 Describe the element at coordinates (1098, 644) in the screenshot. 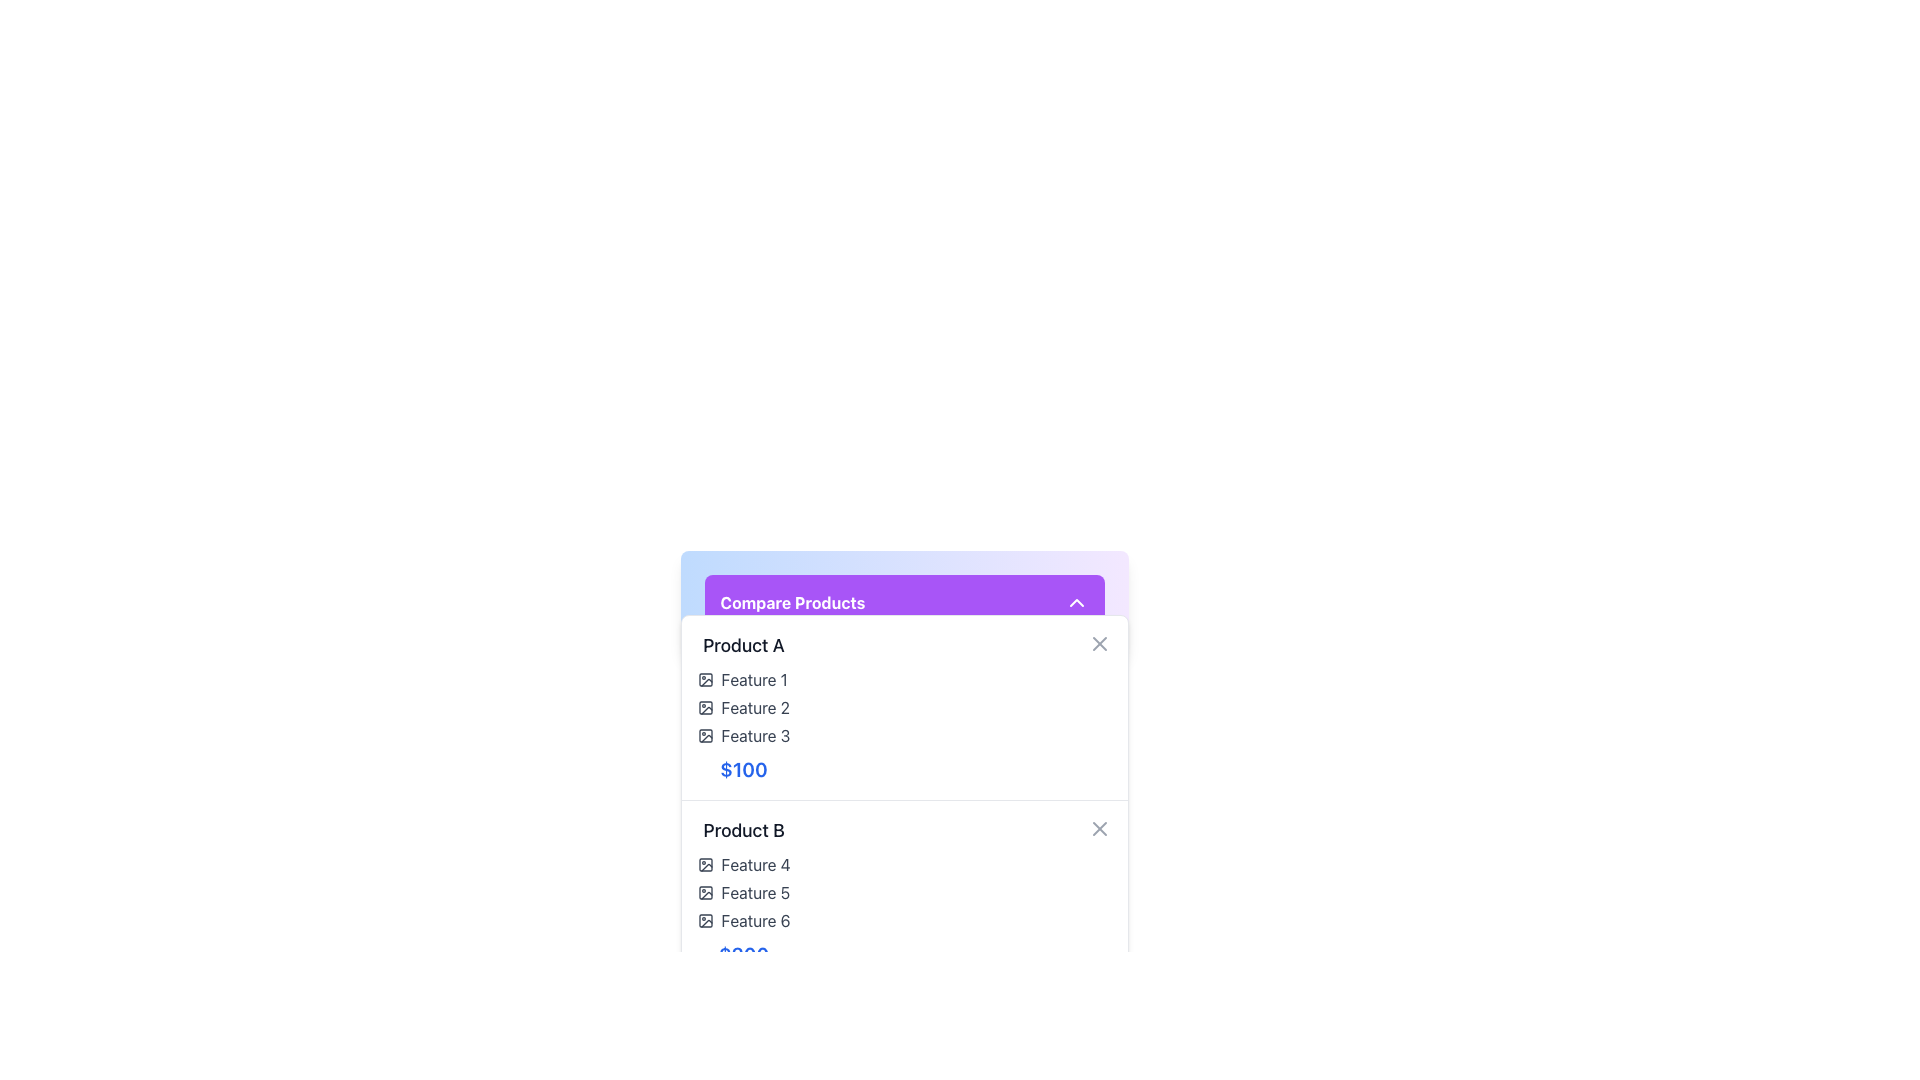

I see `the Close/Remove icon button located in the top-right corner of the 'Product A' card to change its color` at that location.